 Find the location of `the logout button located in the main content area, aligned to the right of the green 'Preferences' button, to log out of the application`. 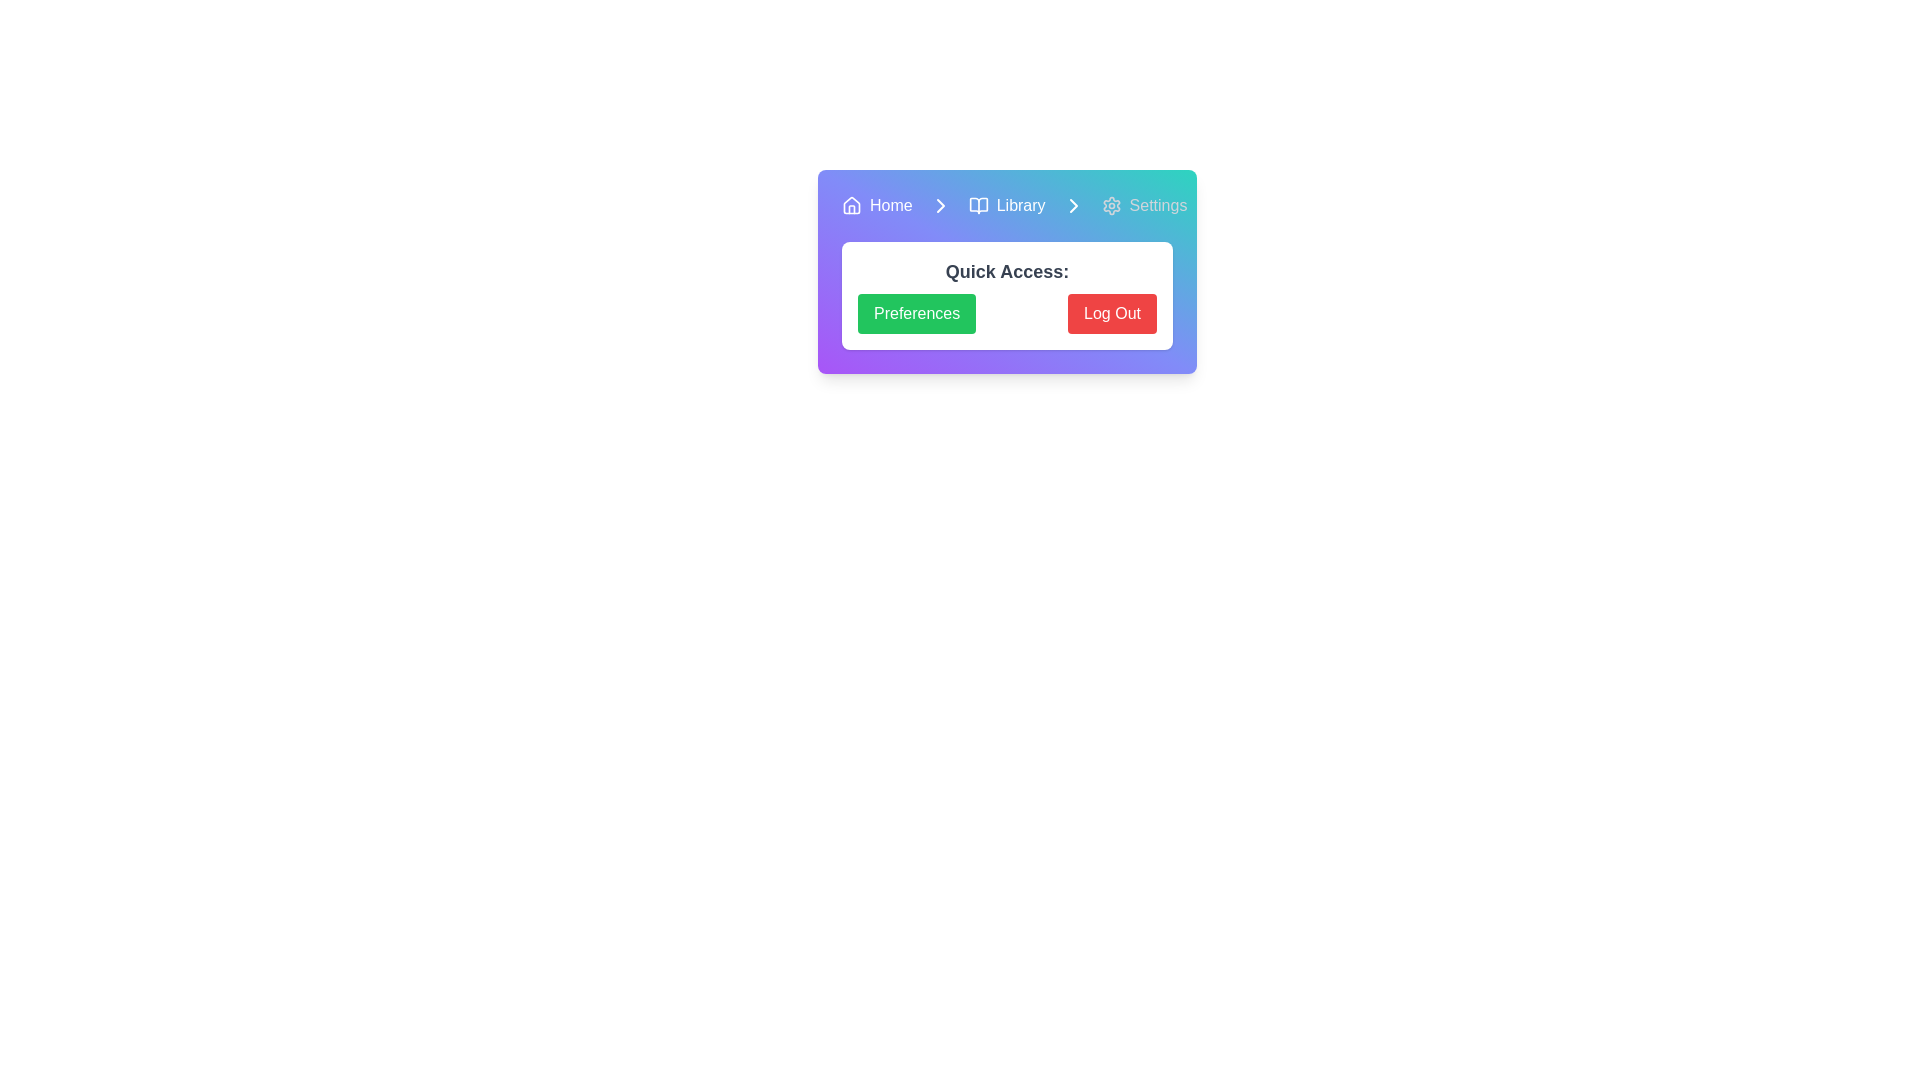

the logout button located in the main content area, aligned to the right of the green 'Preferences' button, to log out of the application is located at coordinates (1111, 313).